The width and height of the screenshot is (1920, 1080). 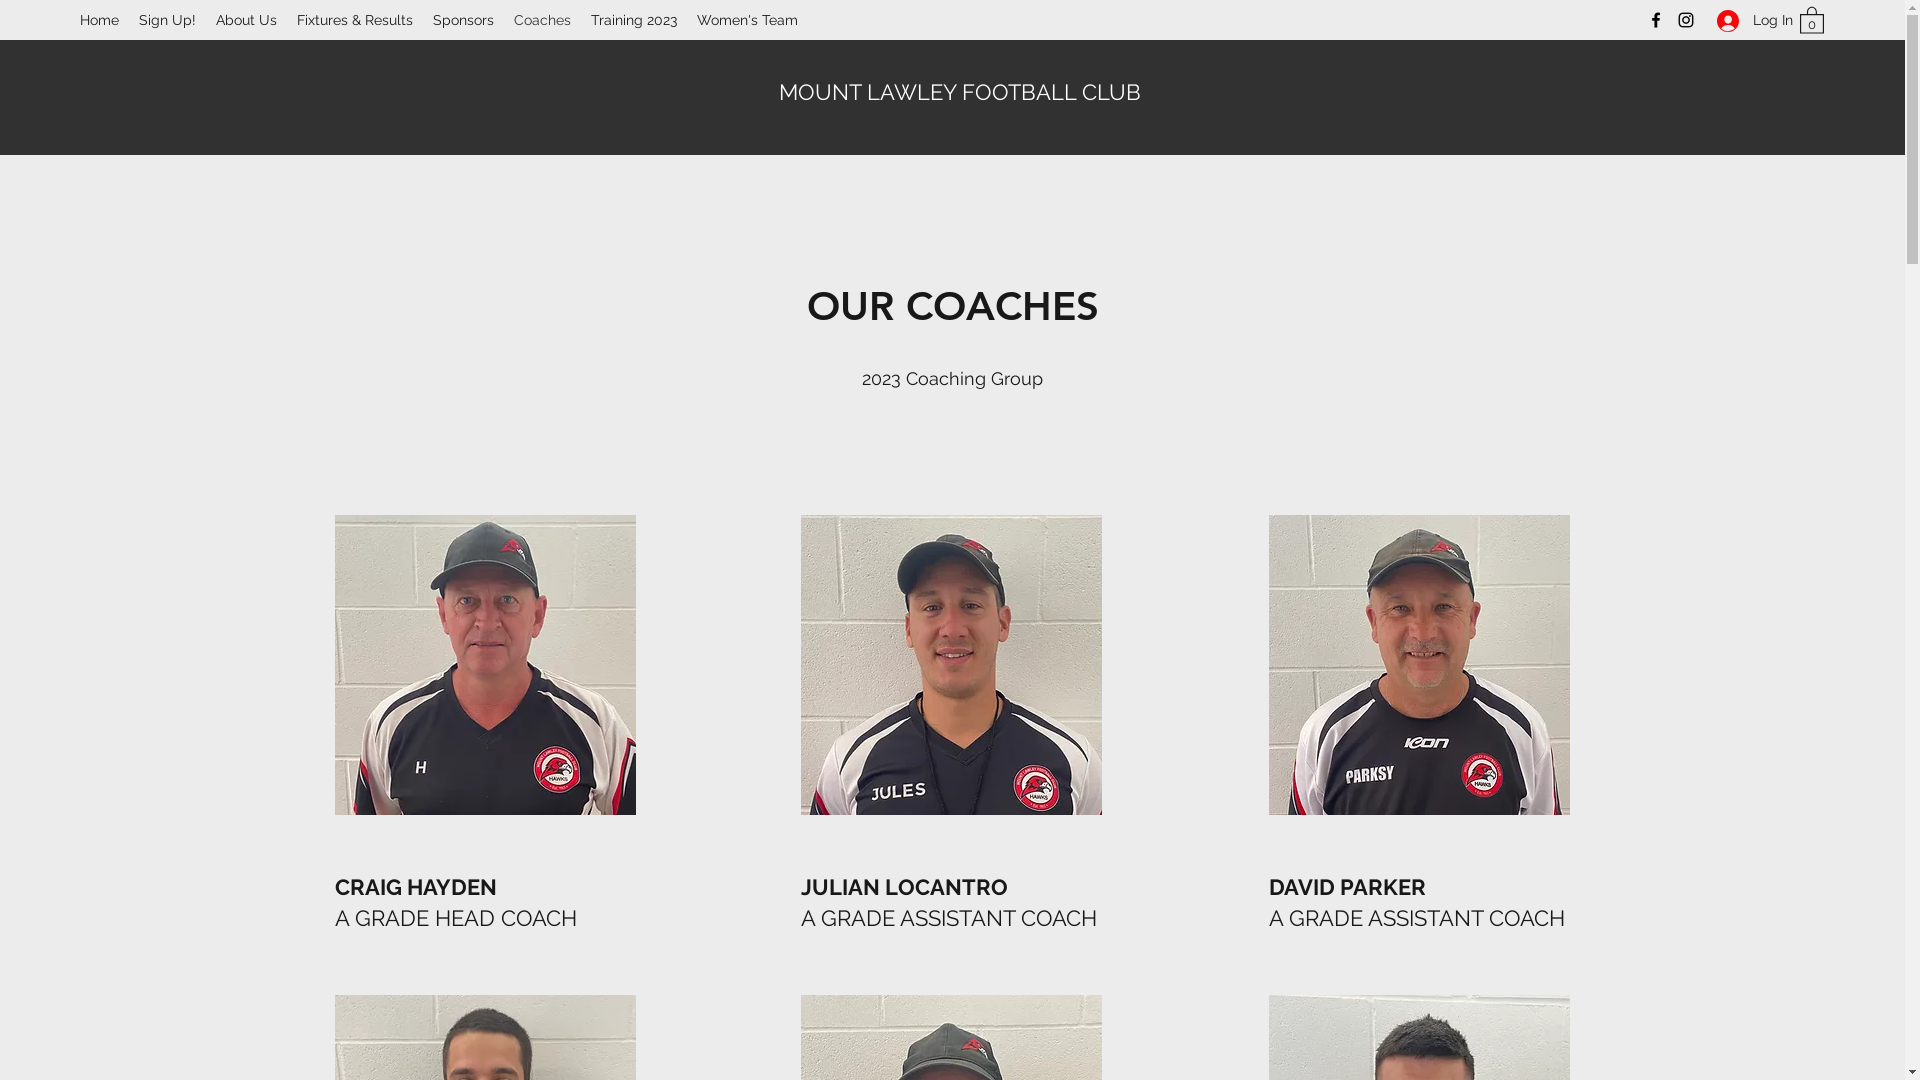 I want to click on 'Fixtures & Results', so click(x=355, y=19).